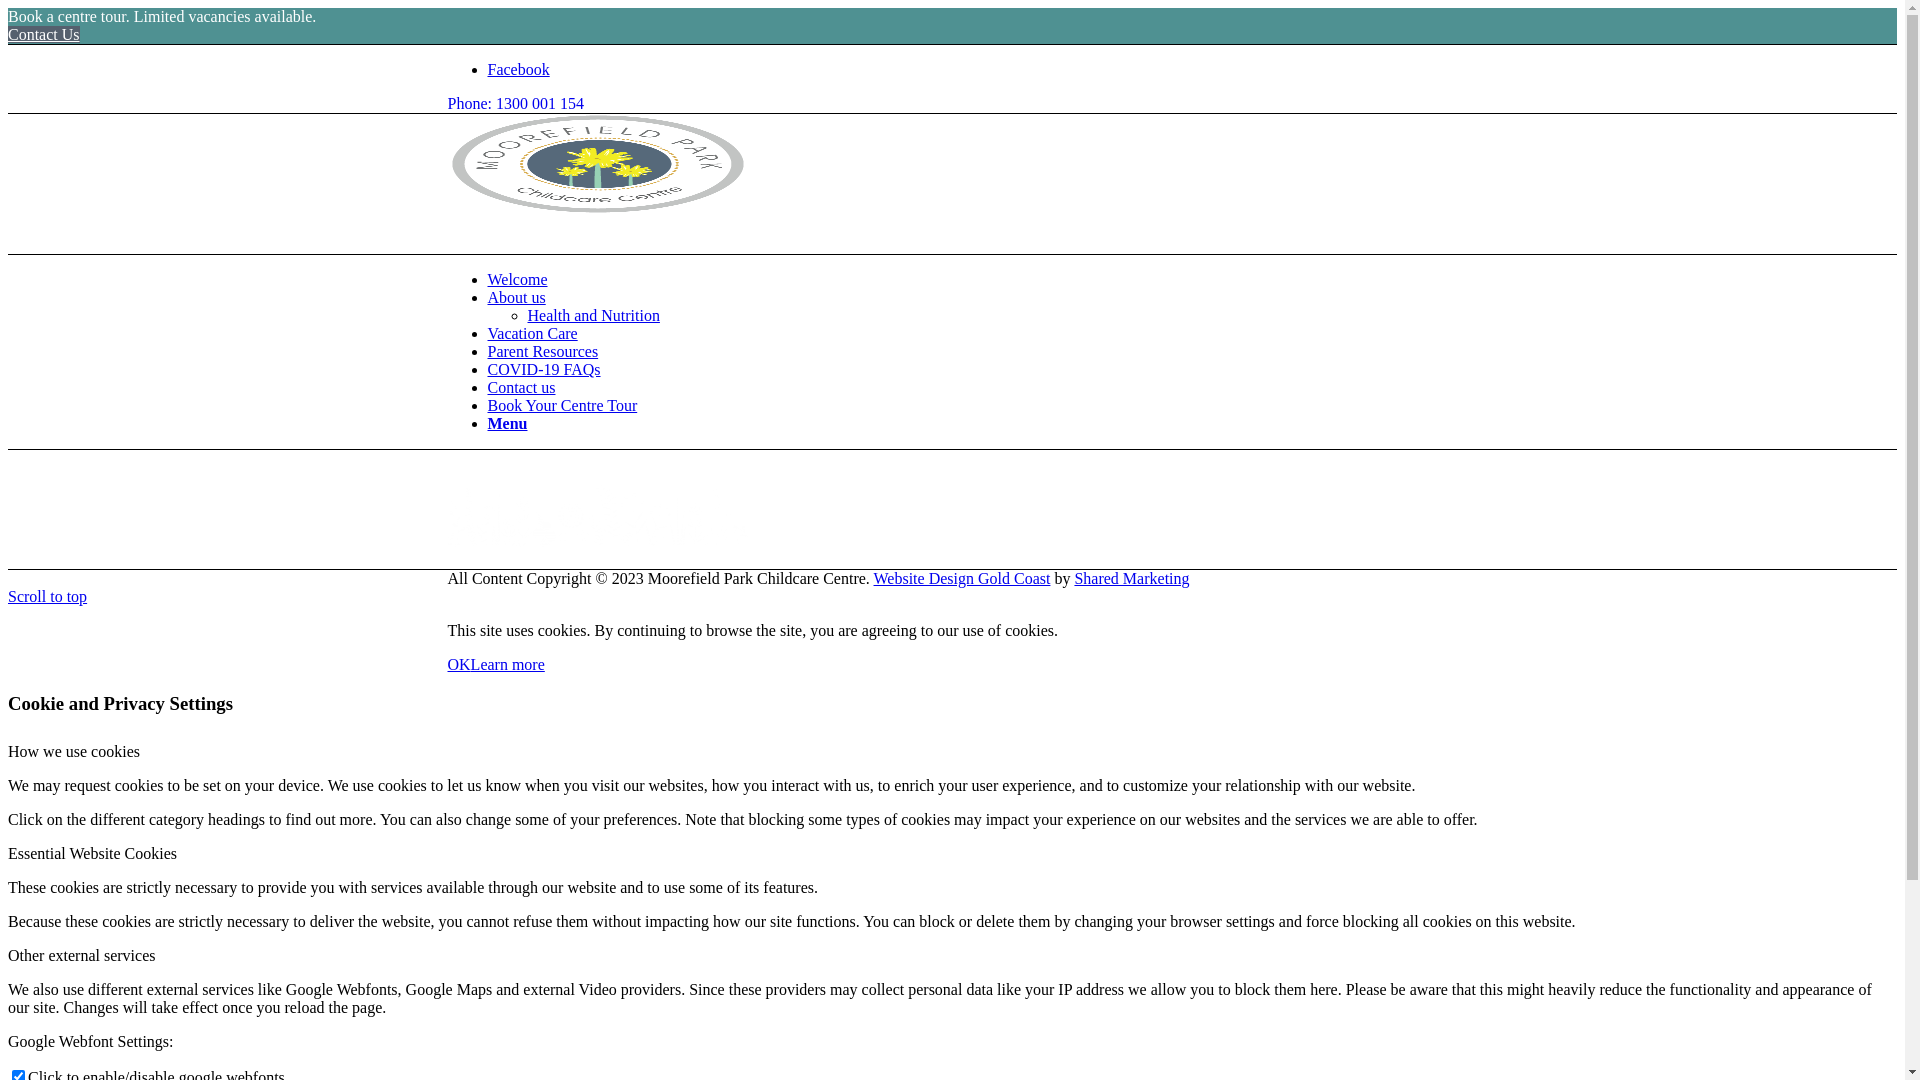 Image resolution: width=1920 pixels, height=1080 pixels. What do you see at coordinates (517, 297) in the screenshot?
I see `'About us'` at bounding box center [517, 297].